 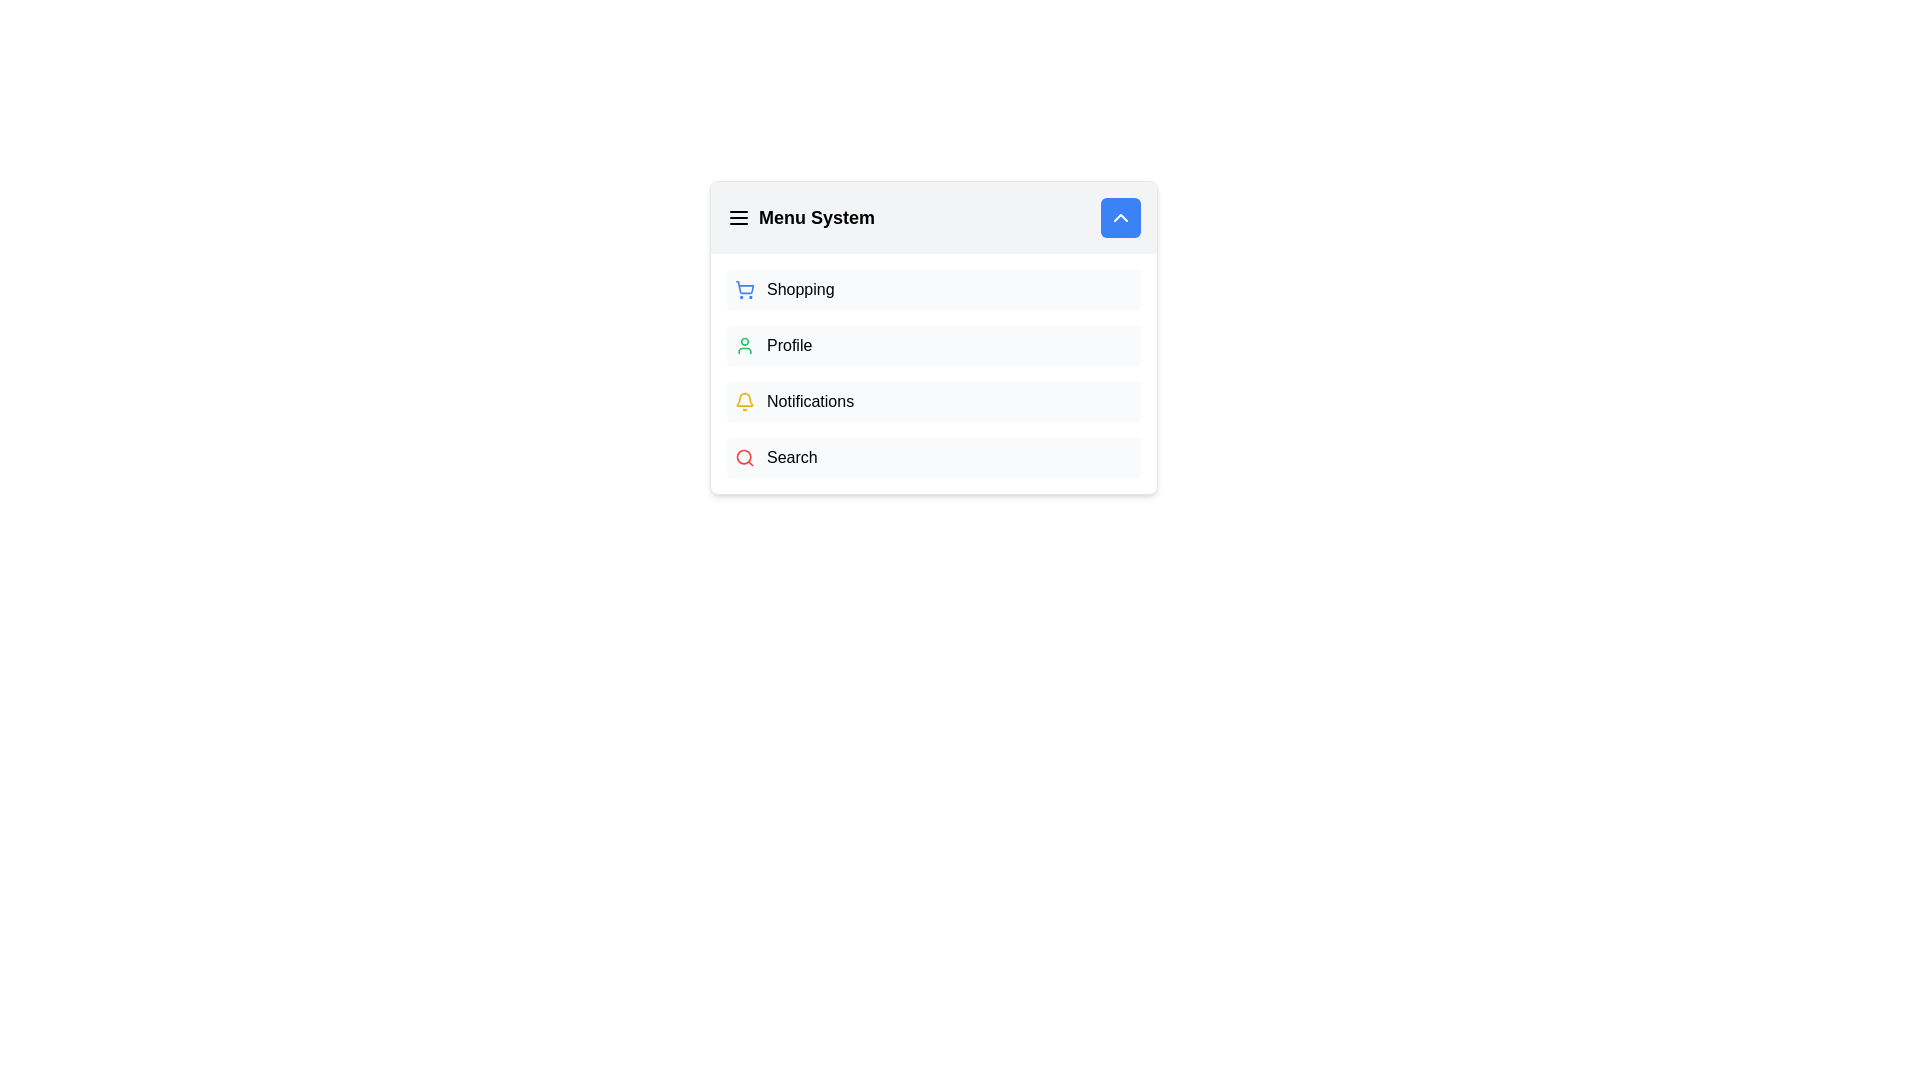 I want to click on the stylized bell icon with a yellow outline, which serves as a notification indicator, so click(x=743, y=399).